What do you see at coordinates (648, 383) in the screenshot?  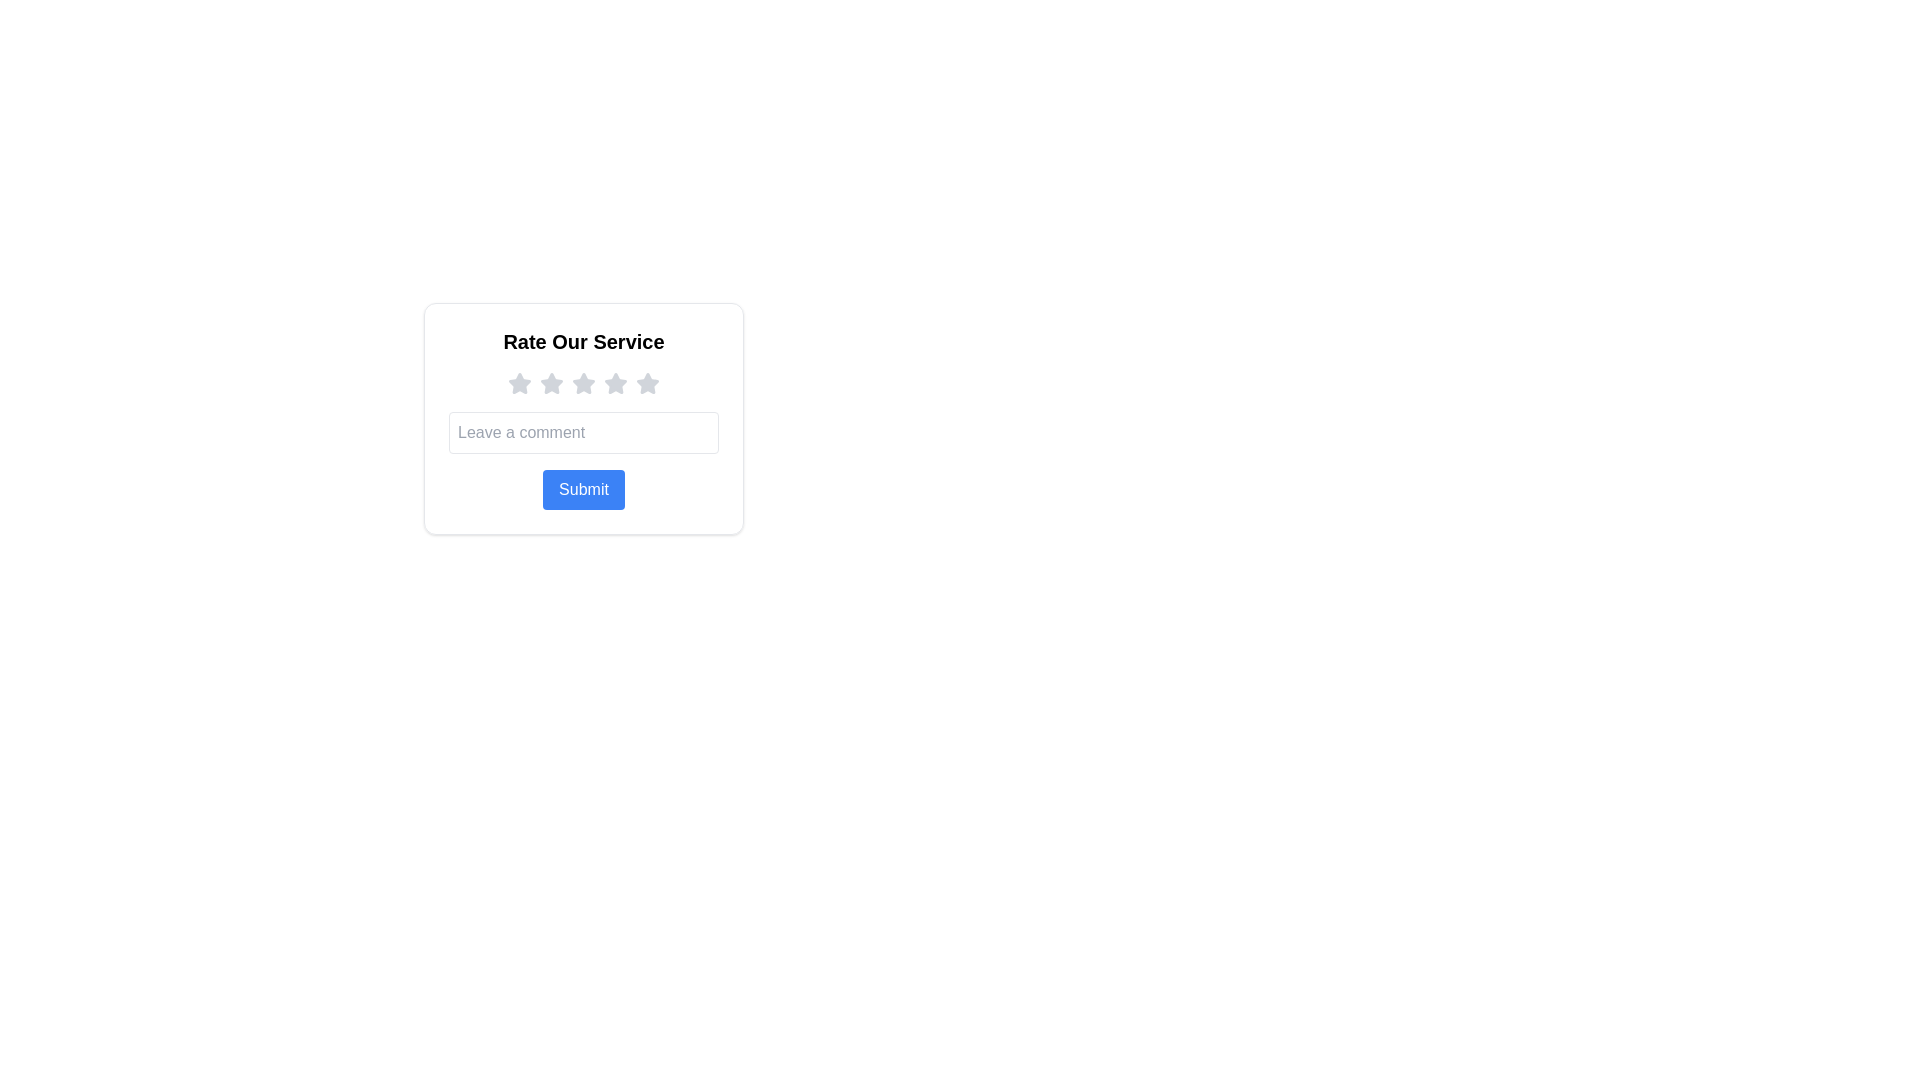 I see `the fifth star icon with a hollow center and light gray fill color` at bounding box center [648, 383].